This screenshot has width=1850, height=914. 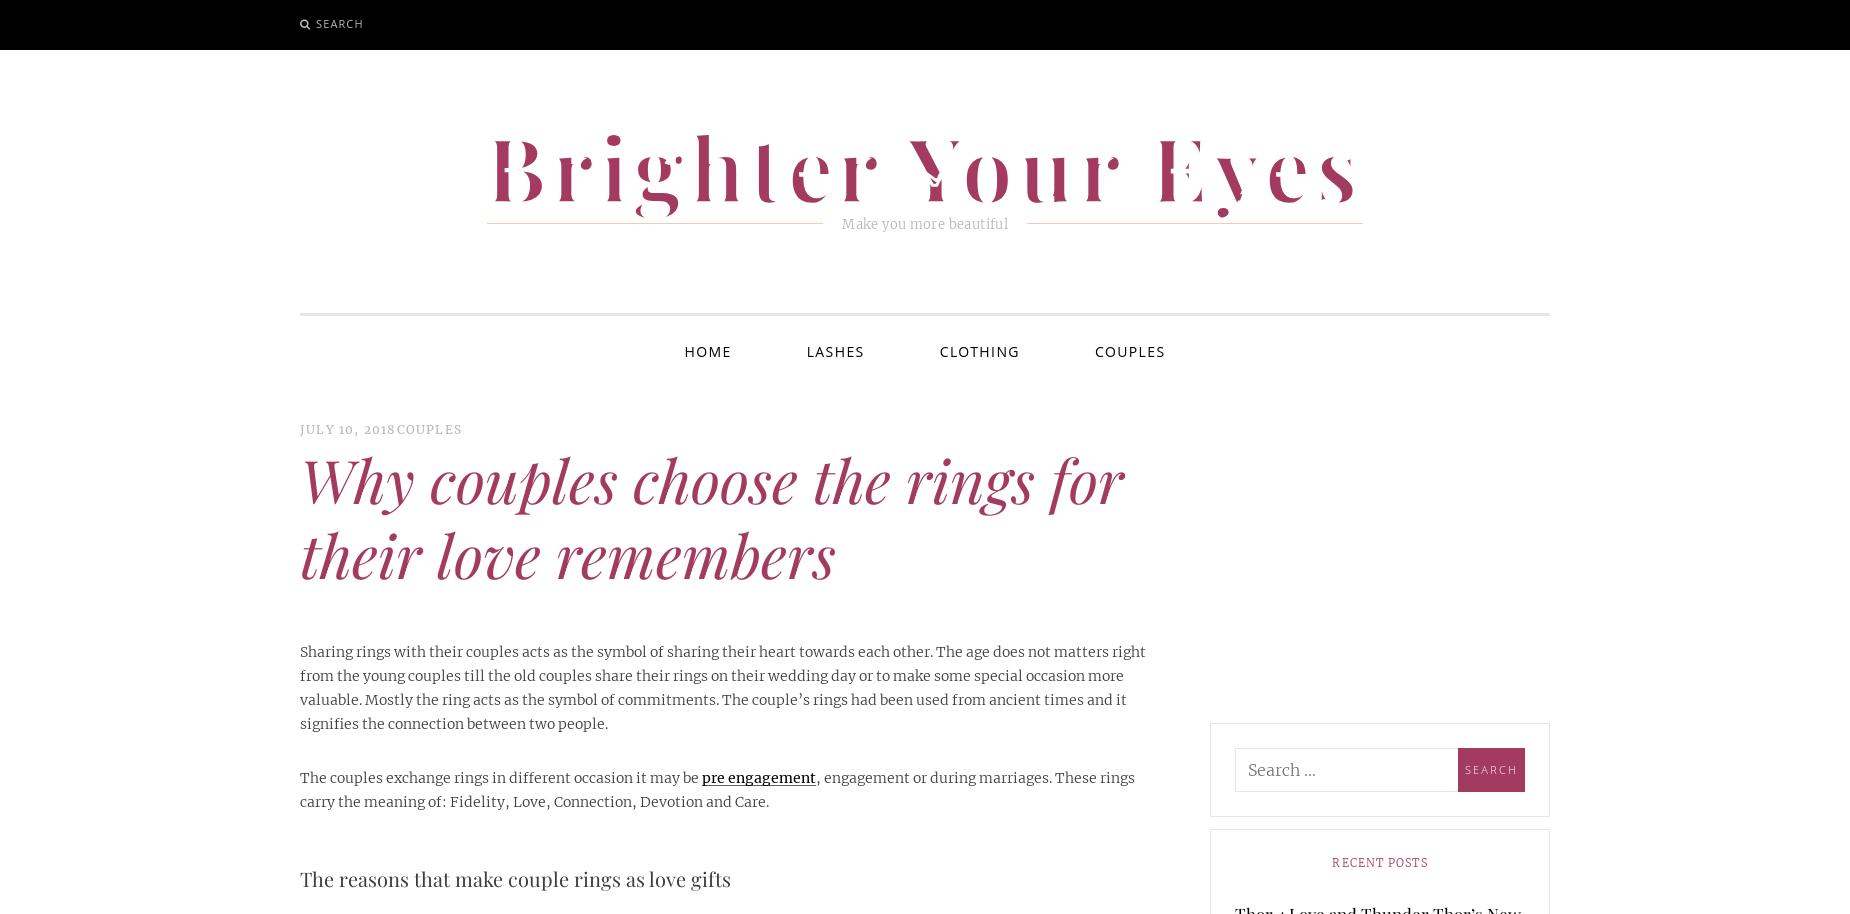 I want to click on 'Clothing', so click(x=978, y=349).